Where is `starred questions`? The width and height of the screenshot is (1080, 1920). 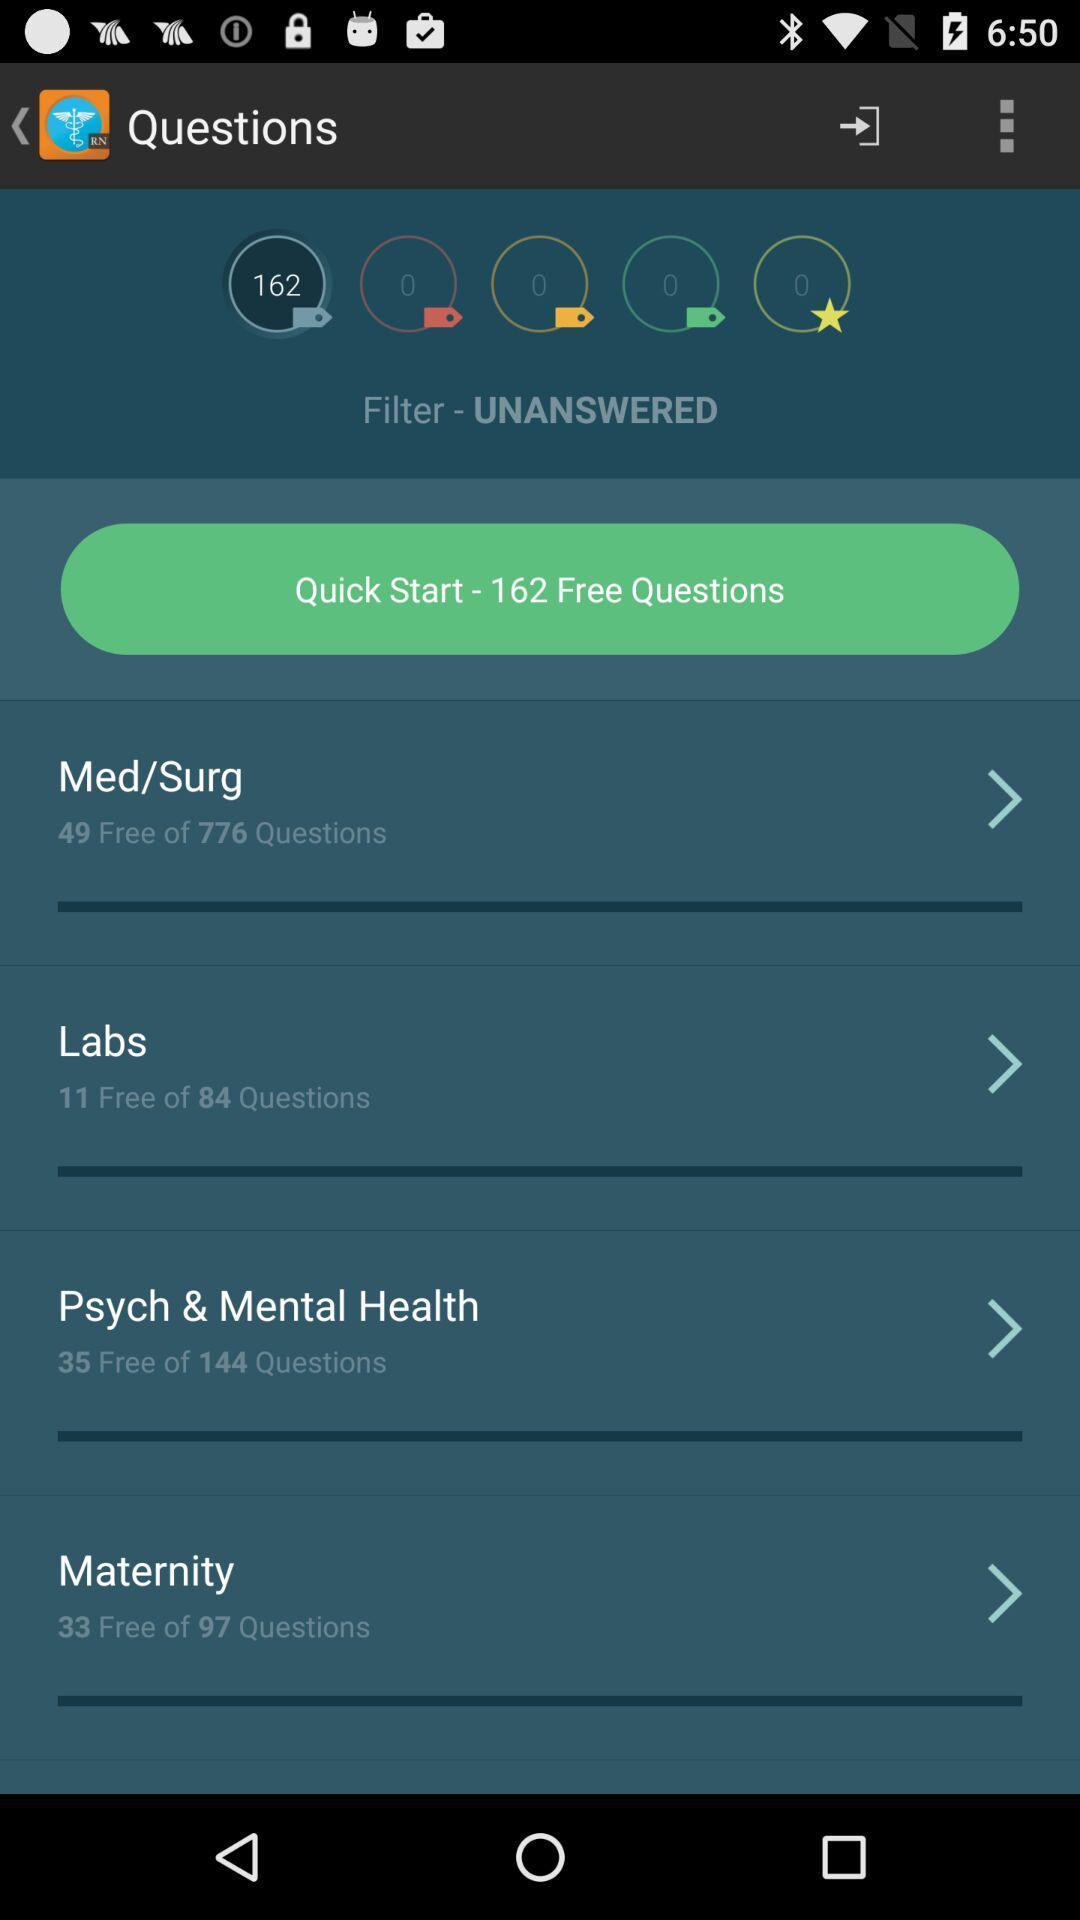 starred questions is located at coordinates (801, 282).